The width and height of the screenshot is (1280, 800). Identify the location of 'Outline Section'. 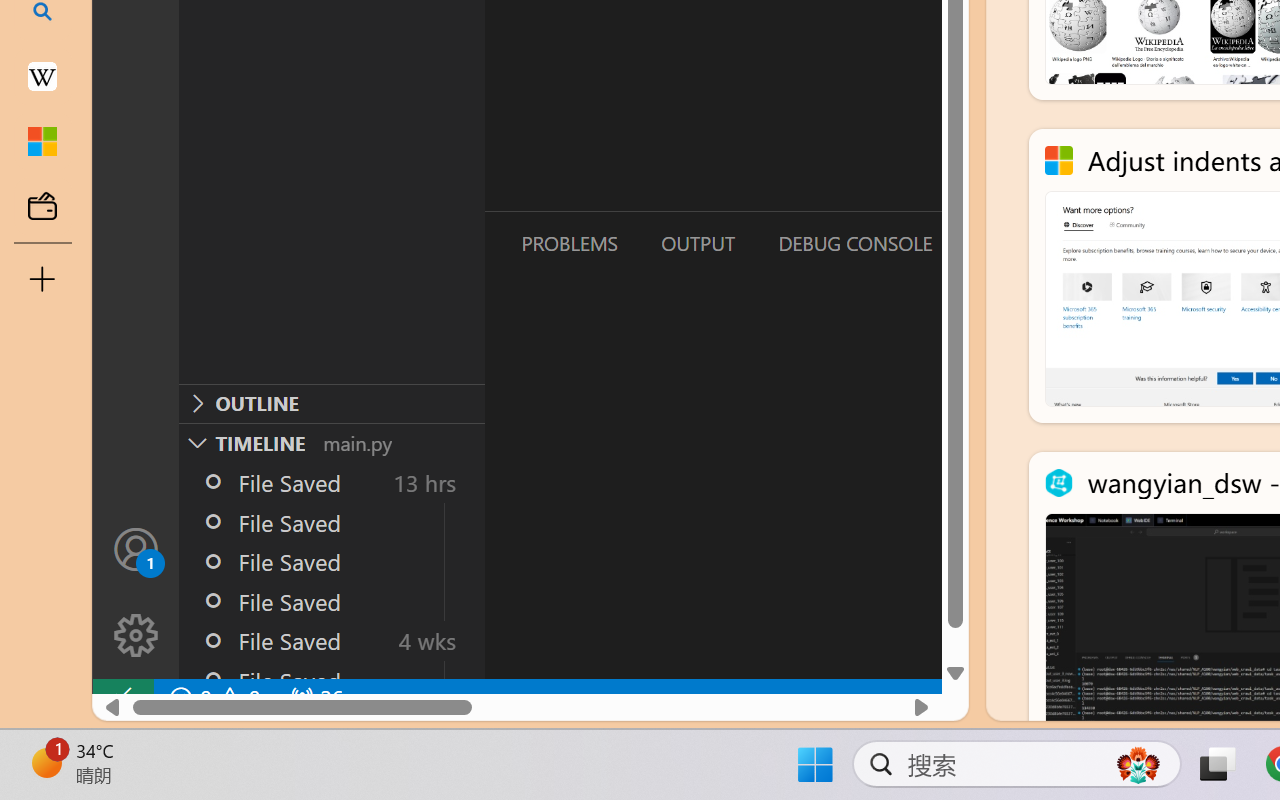
(331, 403).